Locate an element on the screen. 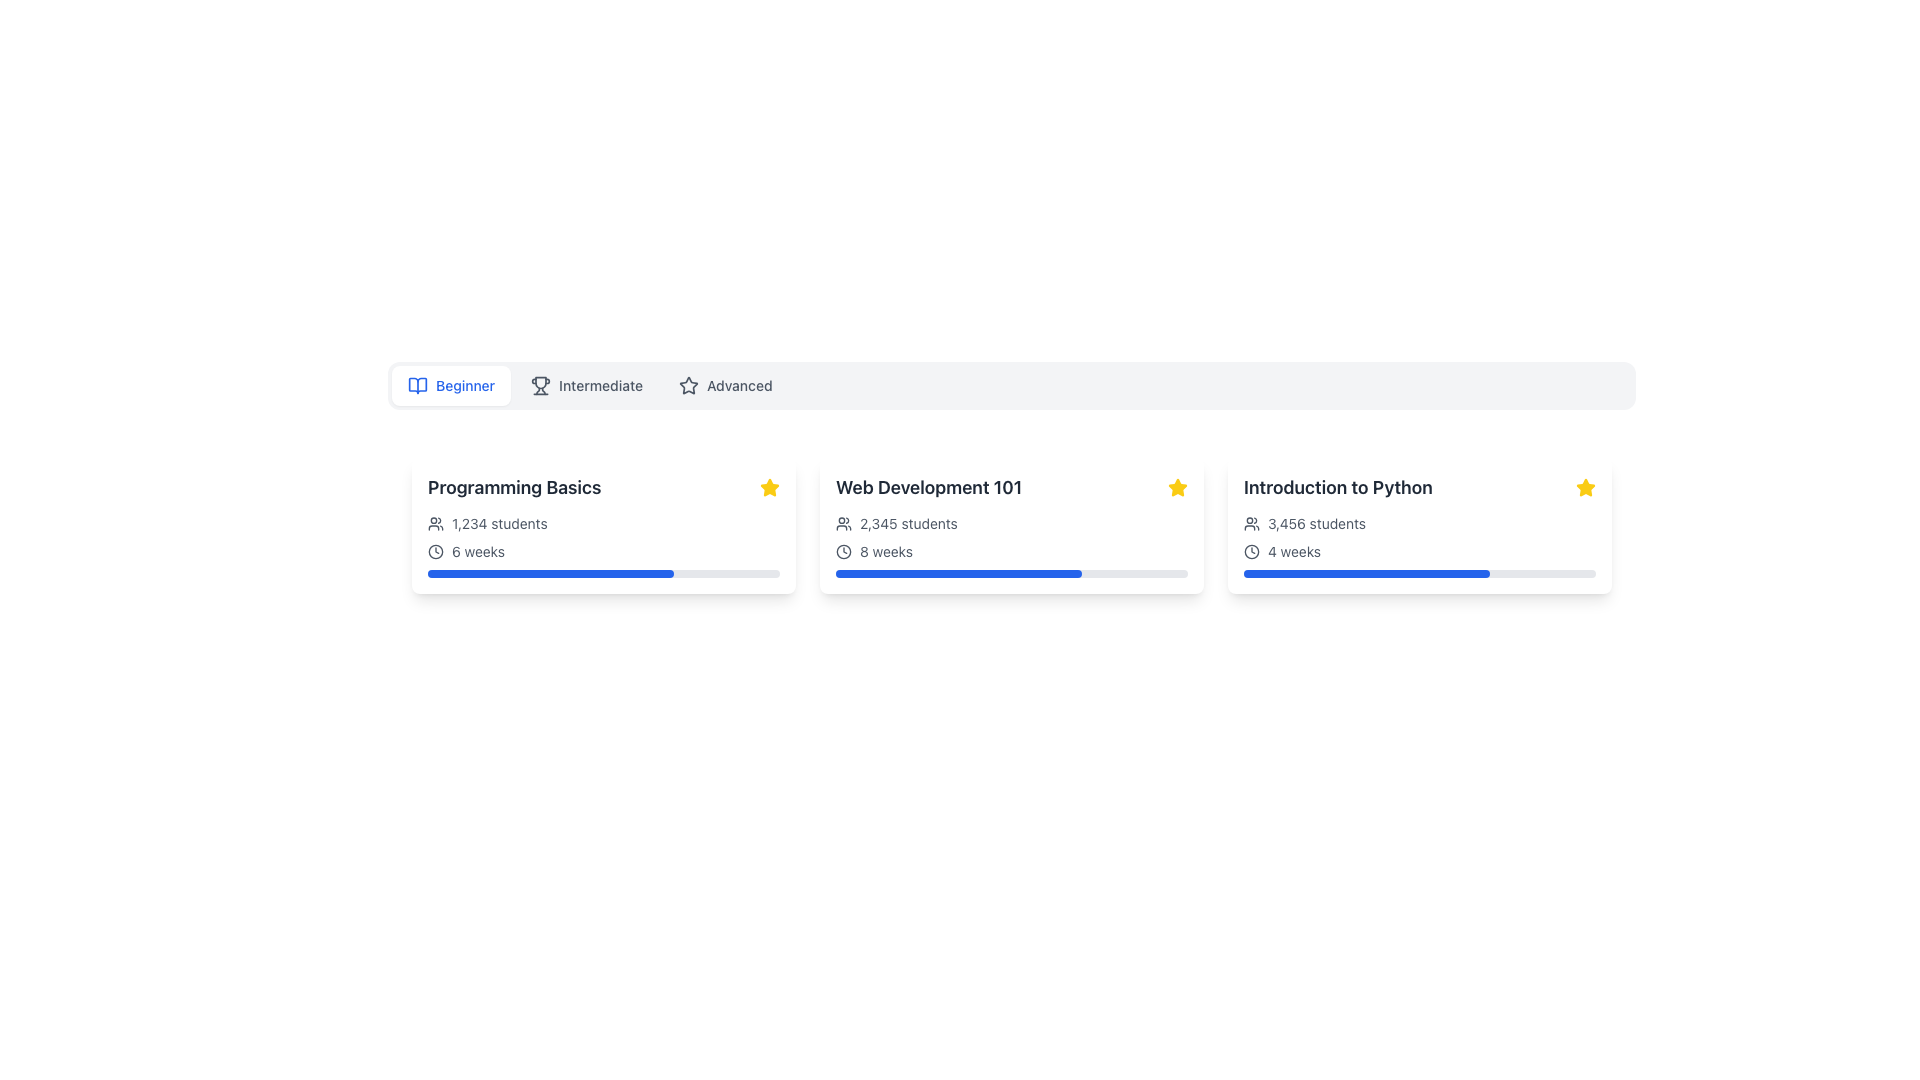 This screenshot has height=1080, width=1920. the progress is located at coordinates (519, 574).